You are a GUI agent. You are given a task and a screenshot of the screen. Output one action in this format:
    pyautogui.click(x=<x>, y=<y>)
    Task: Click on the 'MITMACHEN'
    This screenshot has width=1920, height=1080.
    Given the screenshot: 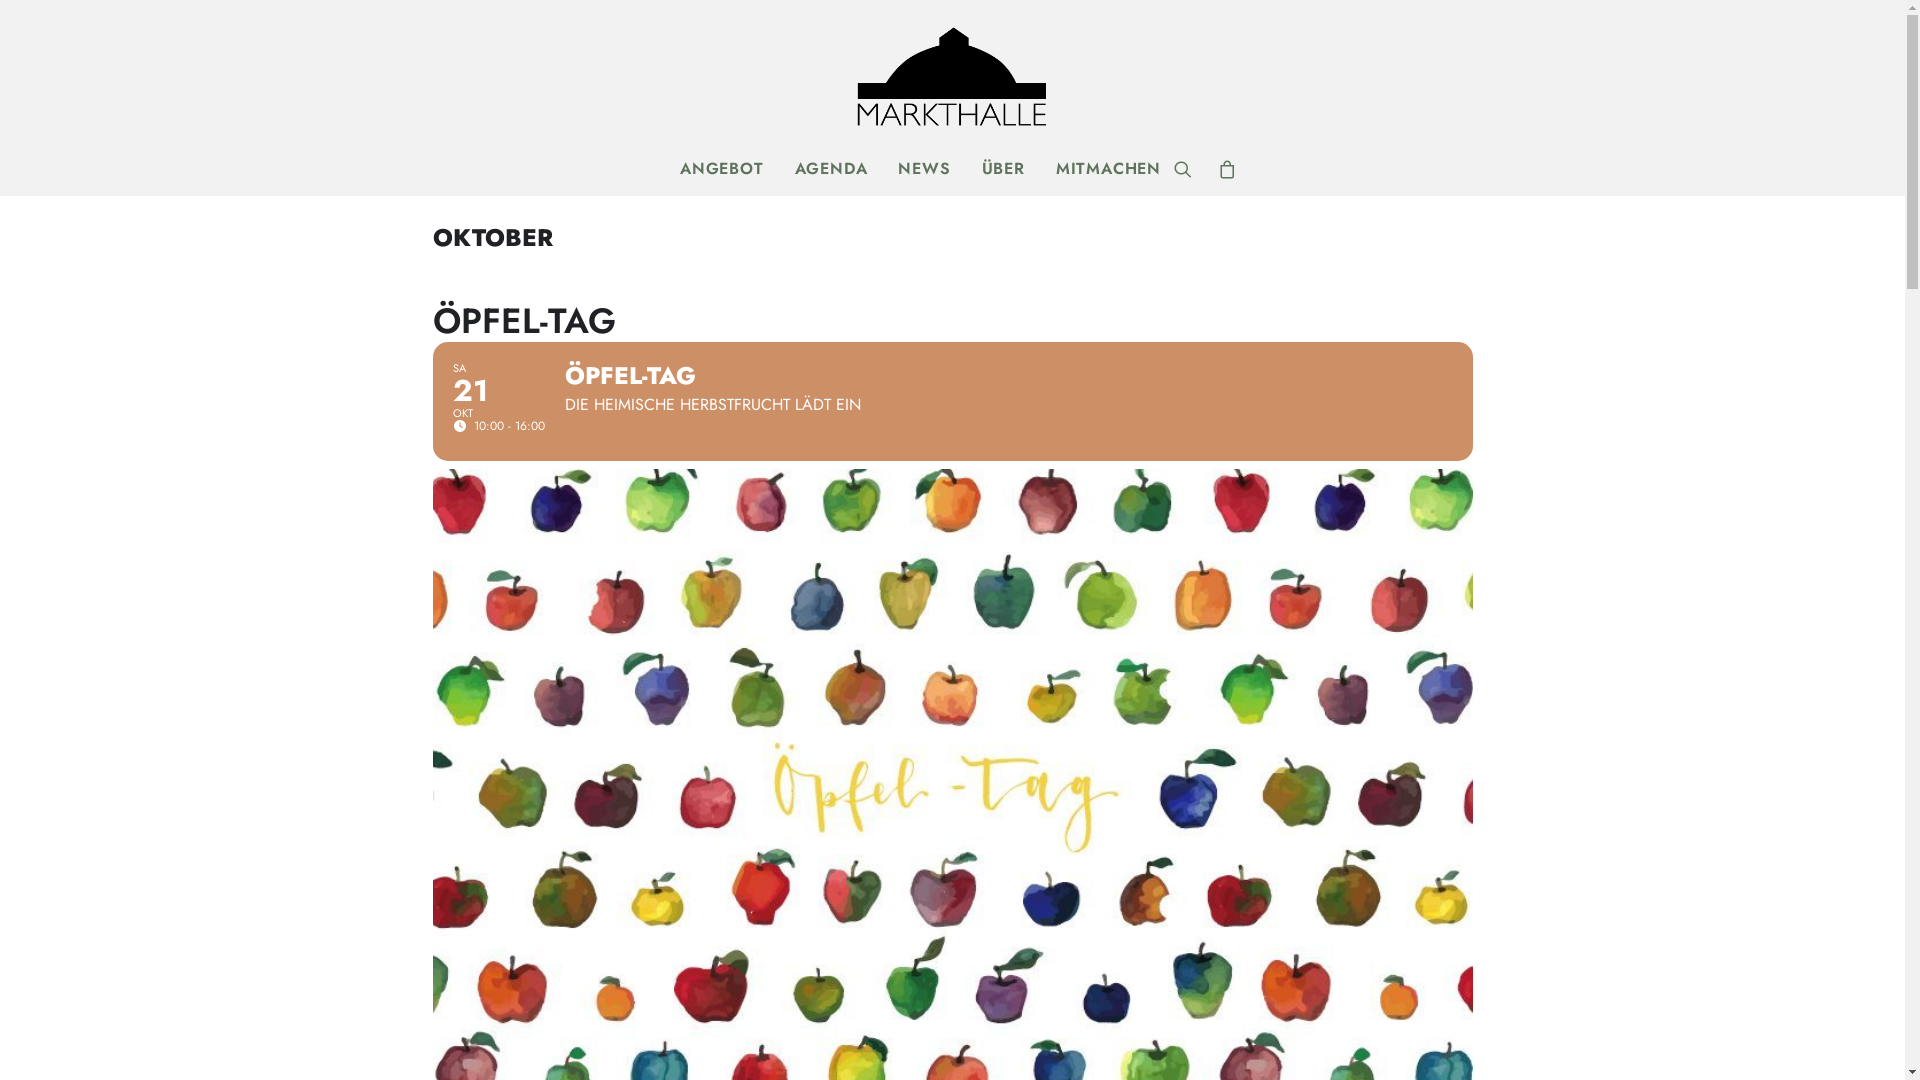 What is the action you would take?
    pyautogui.click(x=1101, y=168)
    